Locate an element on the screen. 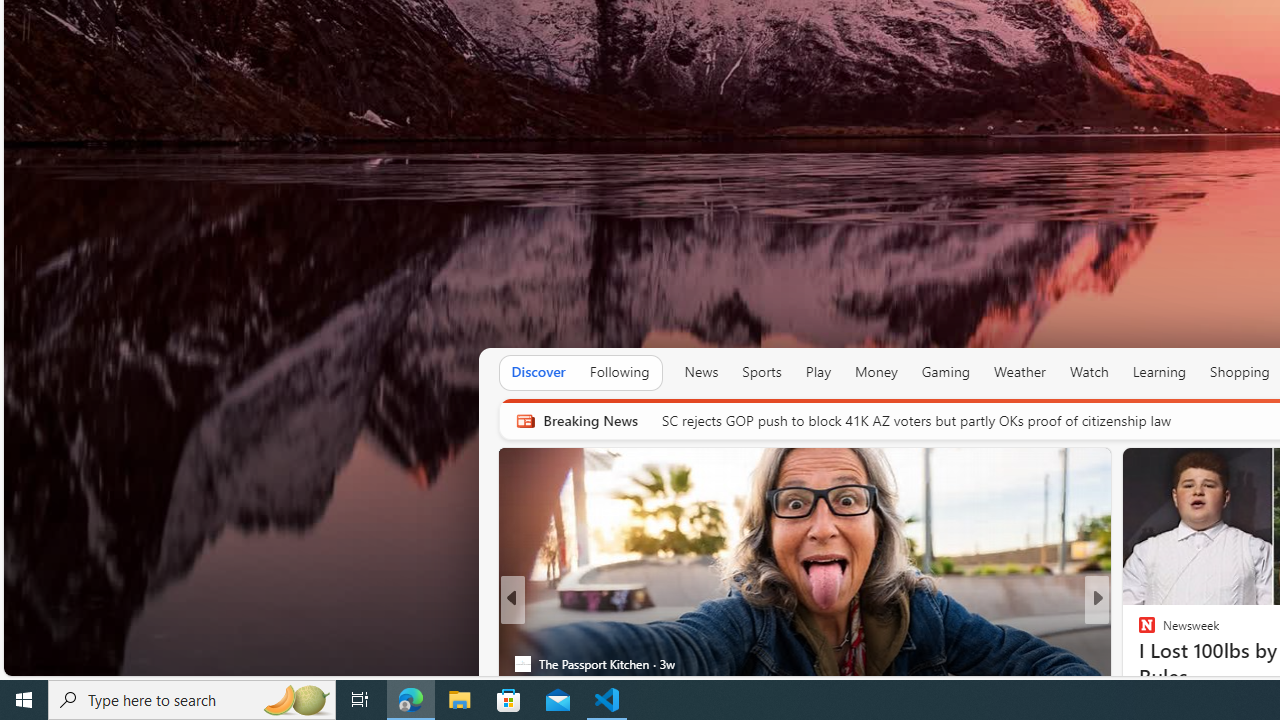 This screenshot has height=720, width=1280. 'News' is located at coordinates (701, 371).